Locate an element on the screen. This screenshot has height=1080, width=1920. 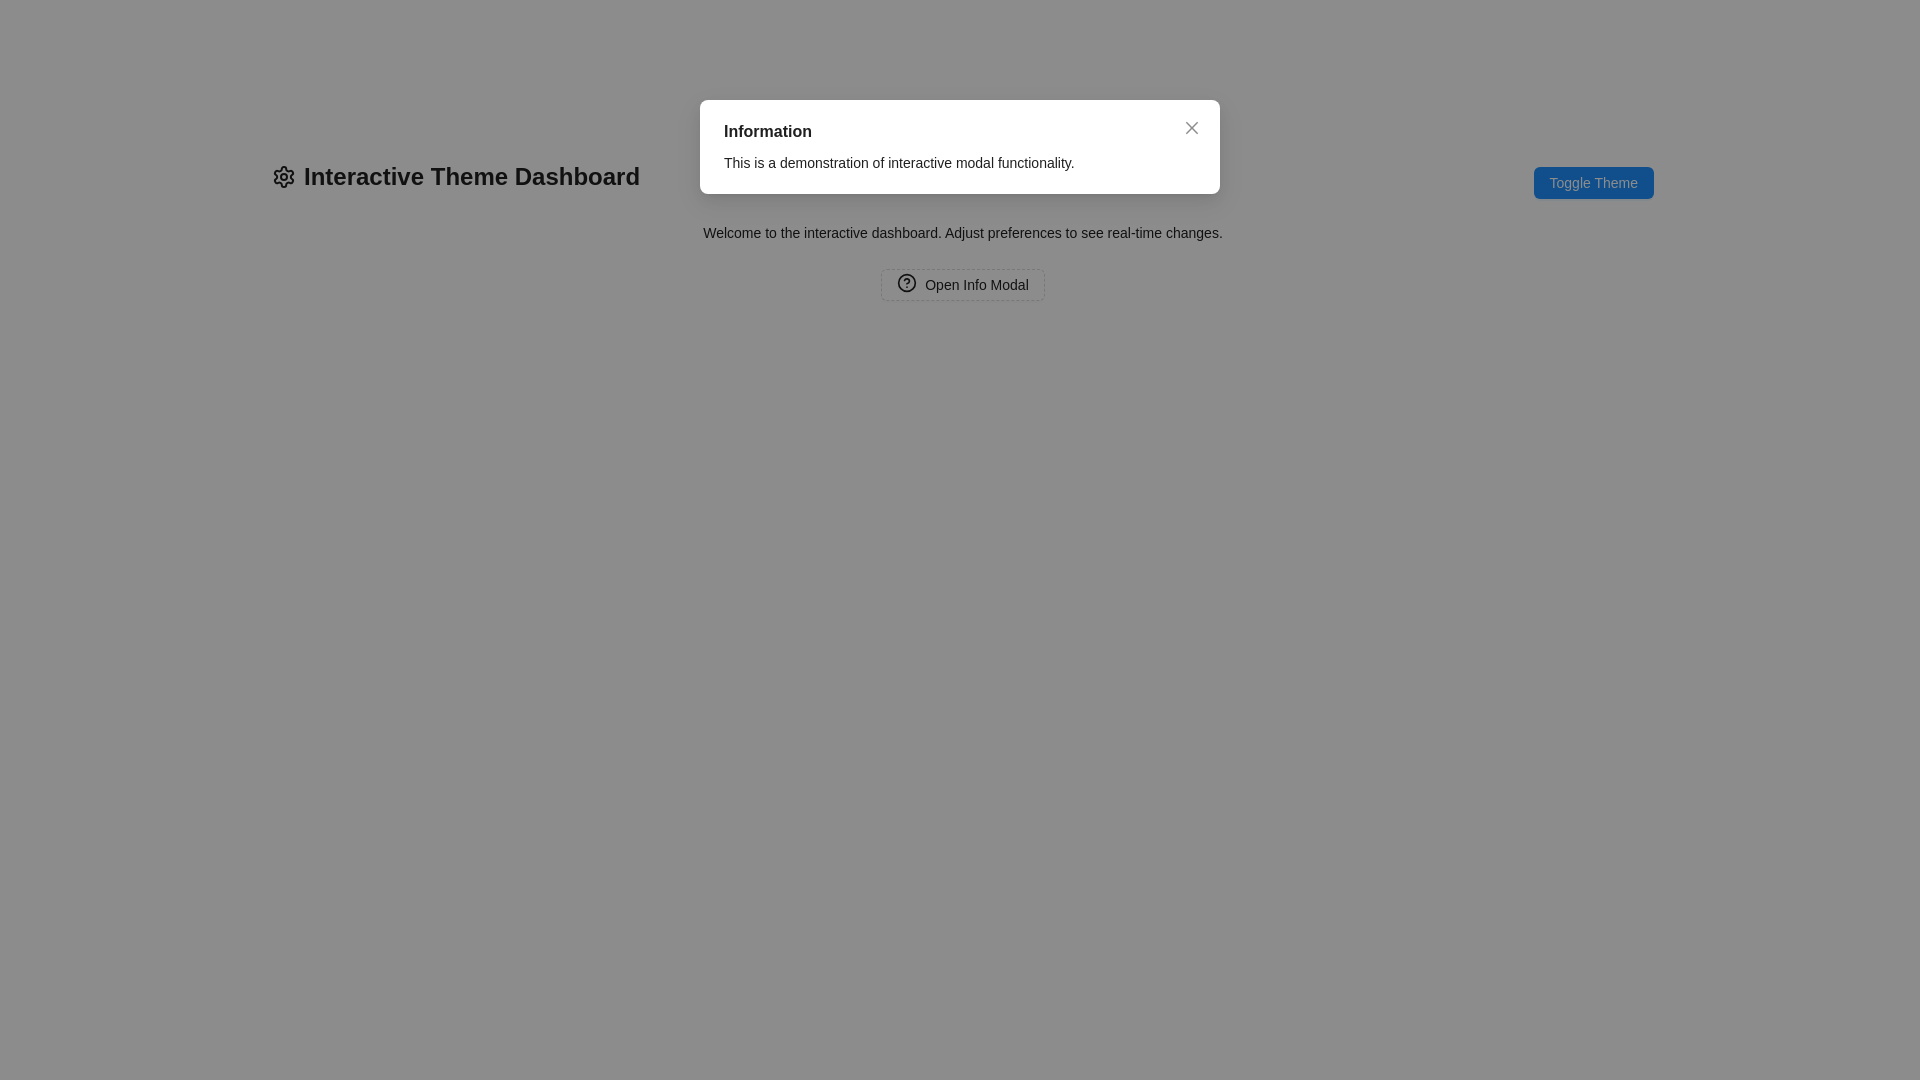
the gear icon with a circular border located to the left of the text 'Interactive Theme Dashboard' is located at coordinates (282, 176).